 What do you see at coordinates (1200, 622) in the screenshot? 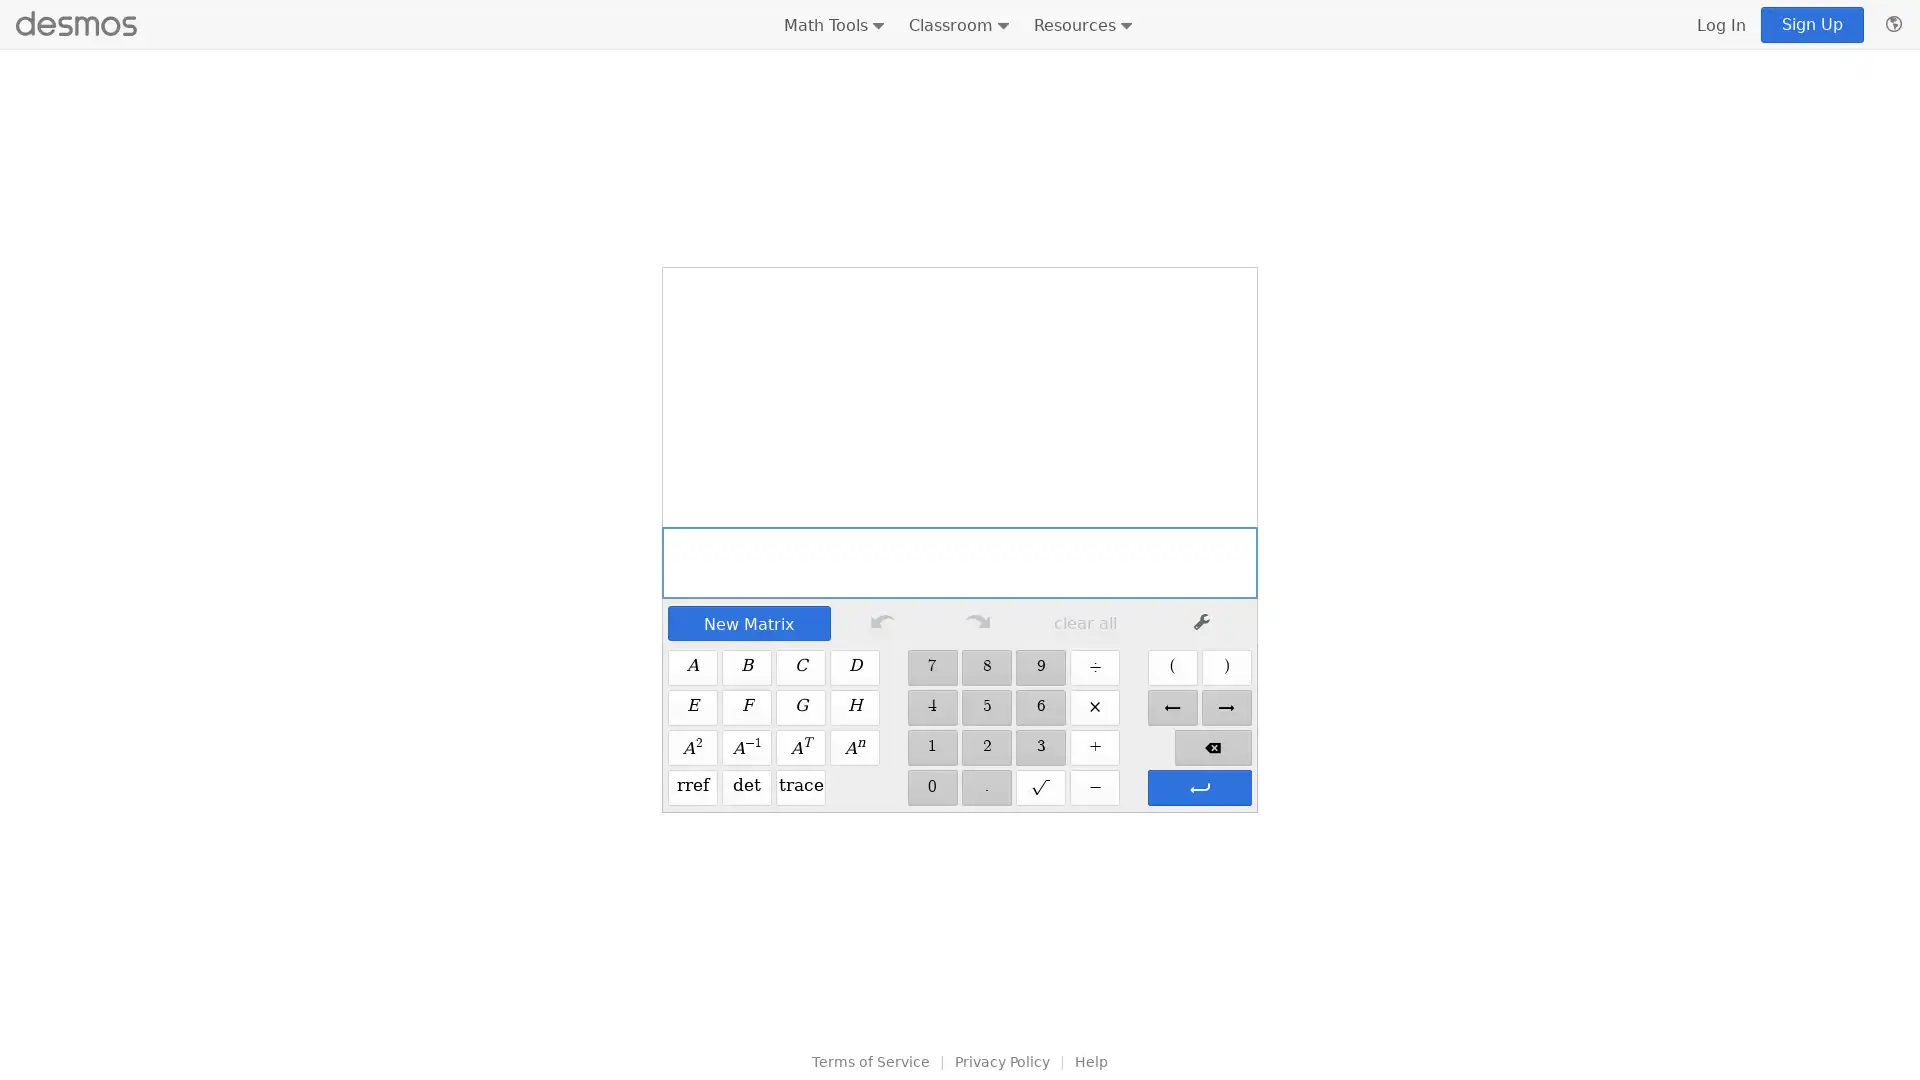
I see `settings` at bounding box center [1200, 622].